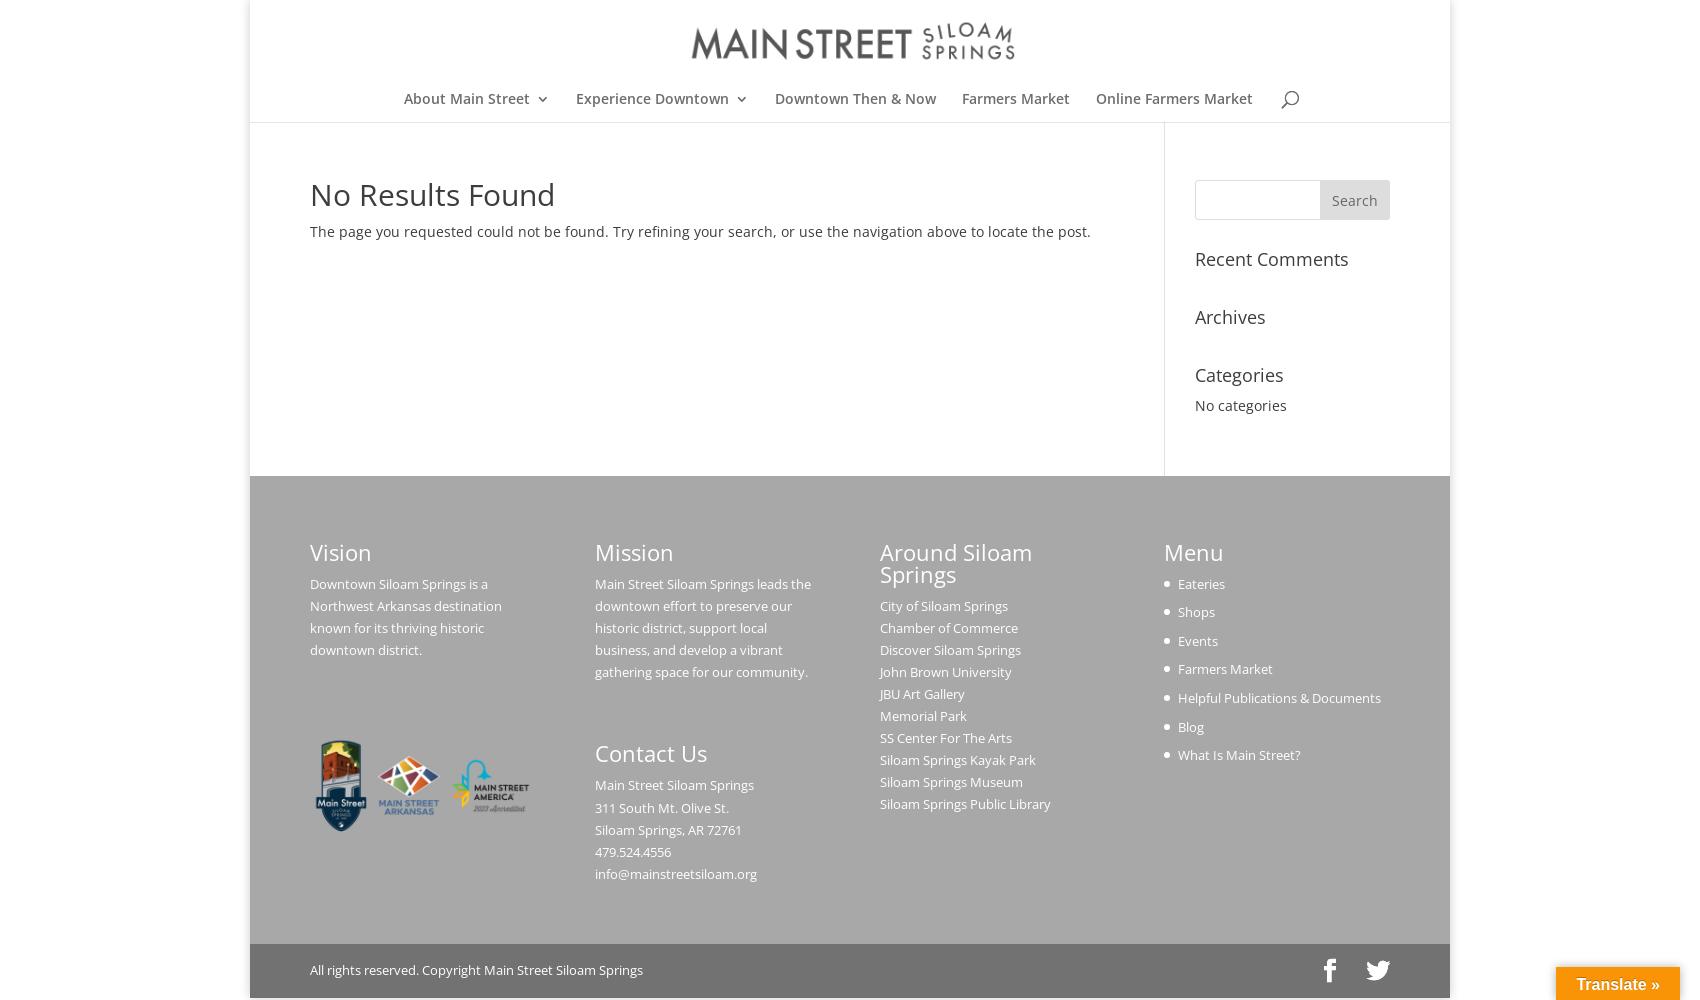 The image size is (1700, 1000). What do you see at coordinates (963, 804) in the screenshot?
I see `'Siloam Springs Public Library'` at bounding box center [963, 804].